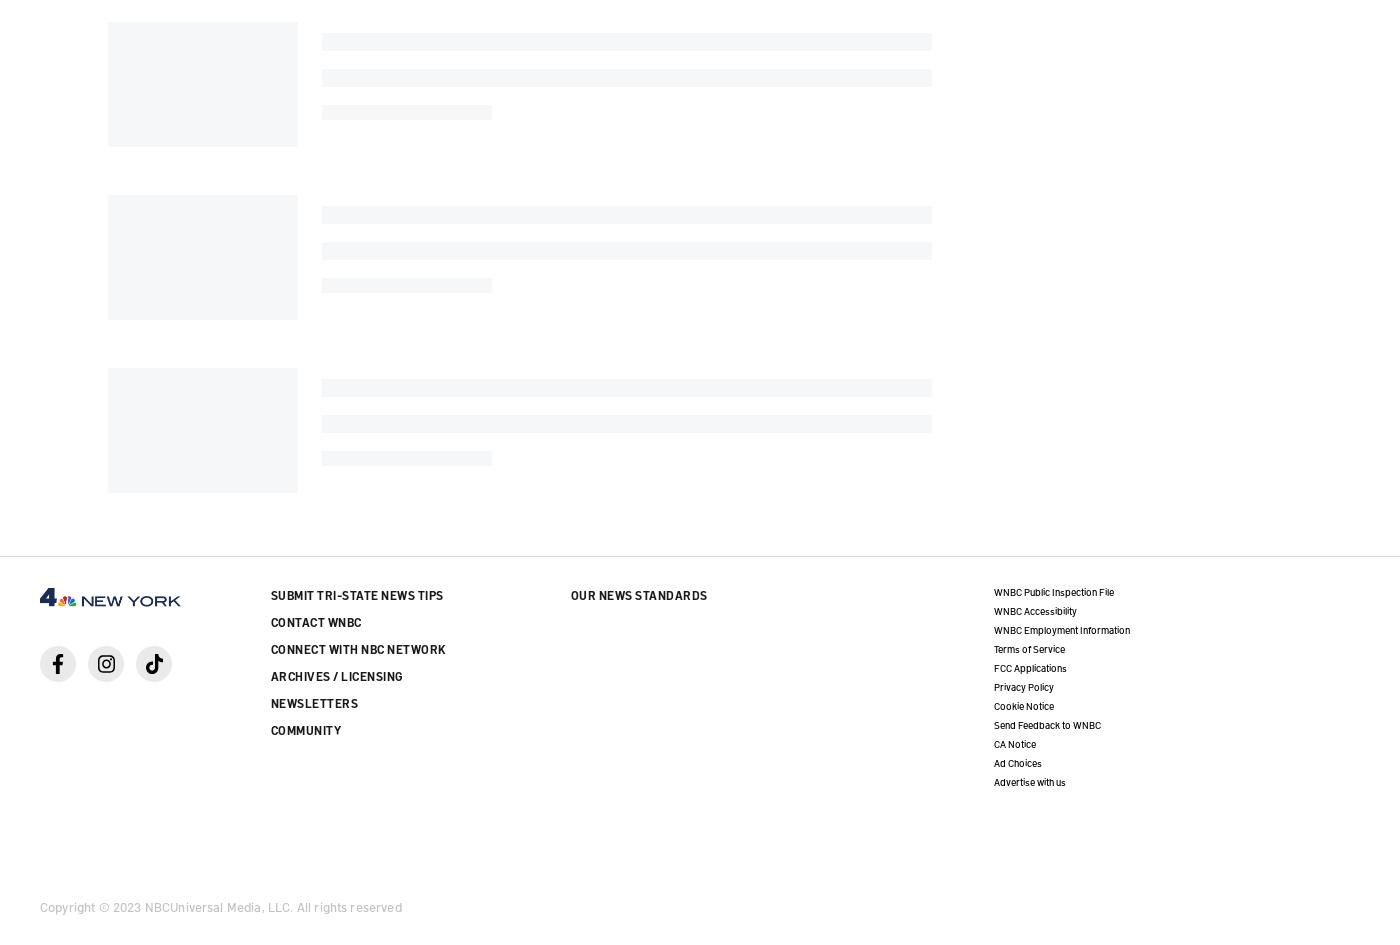 This screenshot has width=1400, height=945. What do you see at coordinates (638, 594) in the screenshot?
I see `'Our News Standards'` at bounding box center [638, 594].